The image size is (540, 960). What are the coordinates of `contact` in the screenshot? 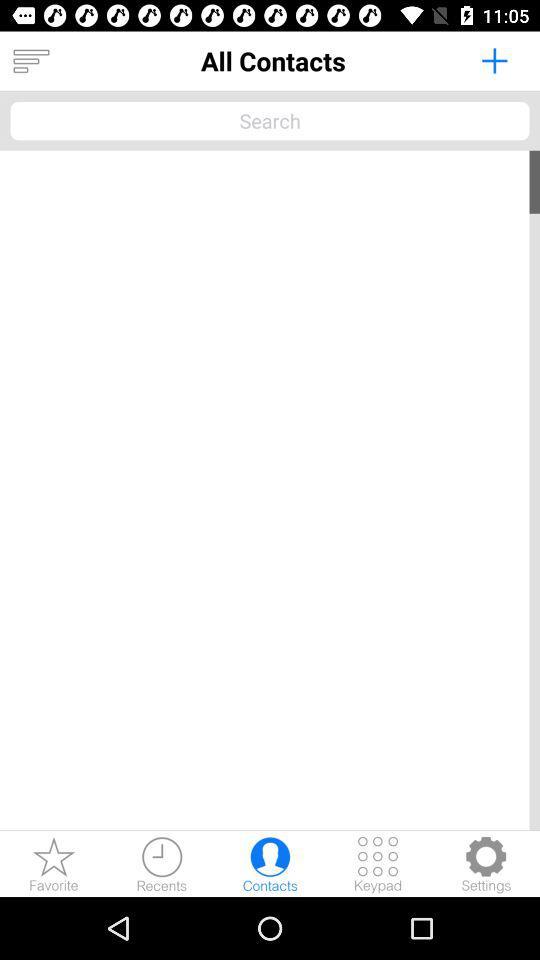 It's located at (493, 59).